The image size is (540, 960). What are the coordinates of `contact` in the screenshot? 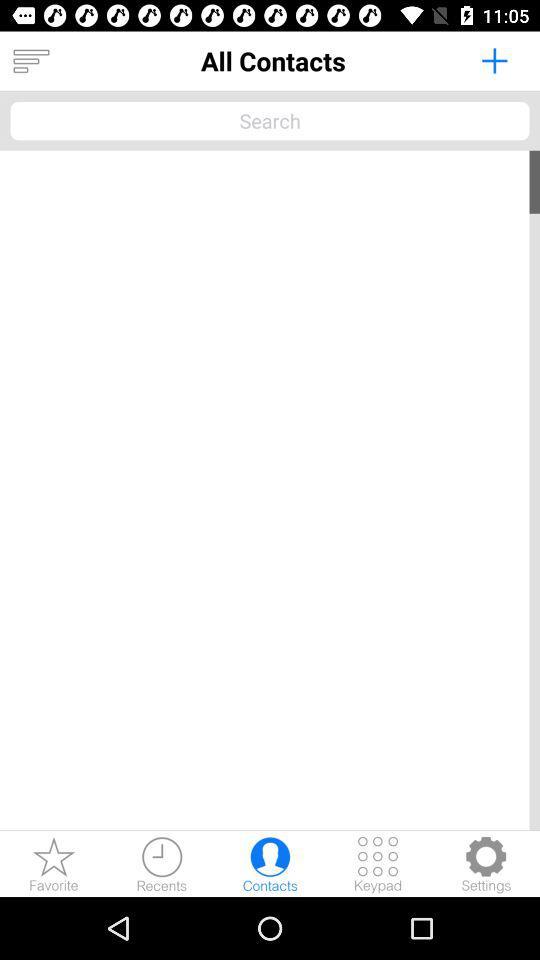 It's located at (493, 59).